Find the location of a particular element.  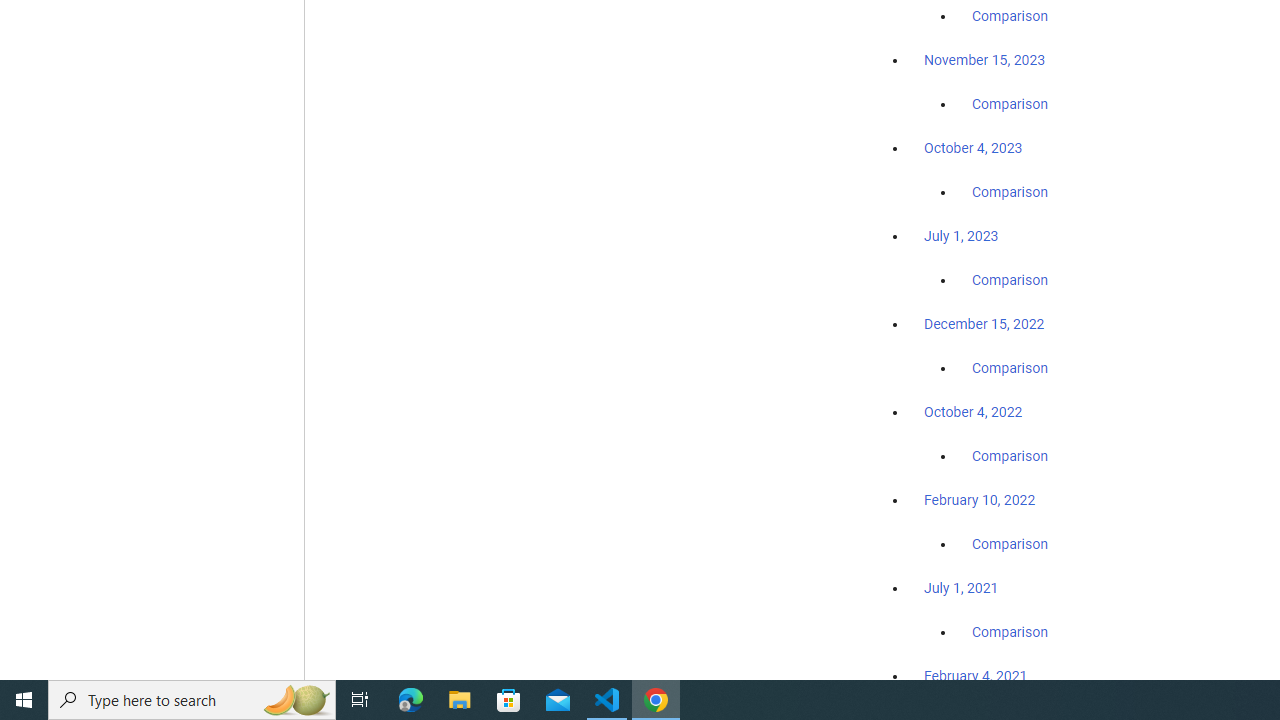

'October 4, 2022' is located at coordinates (973, 411).